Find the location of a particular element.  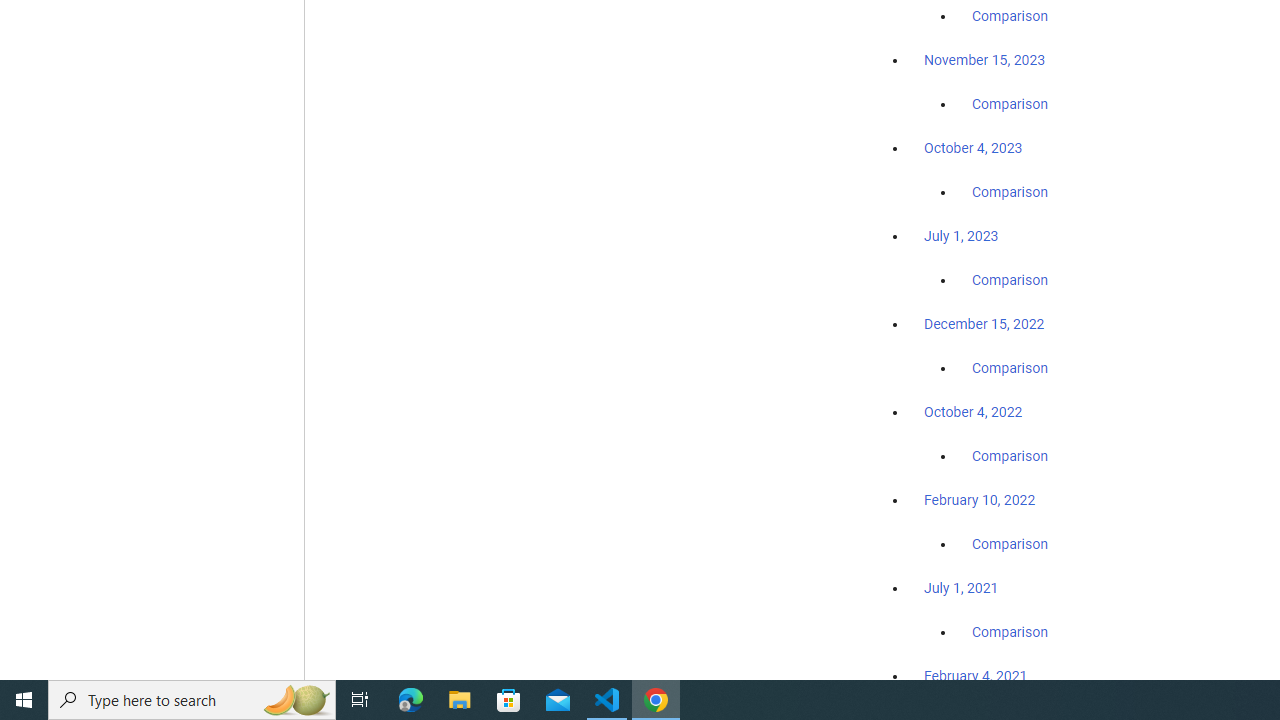

'October 4, 2022' is located at coordinates (973, 411).